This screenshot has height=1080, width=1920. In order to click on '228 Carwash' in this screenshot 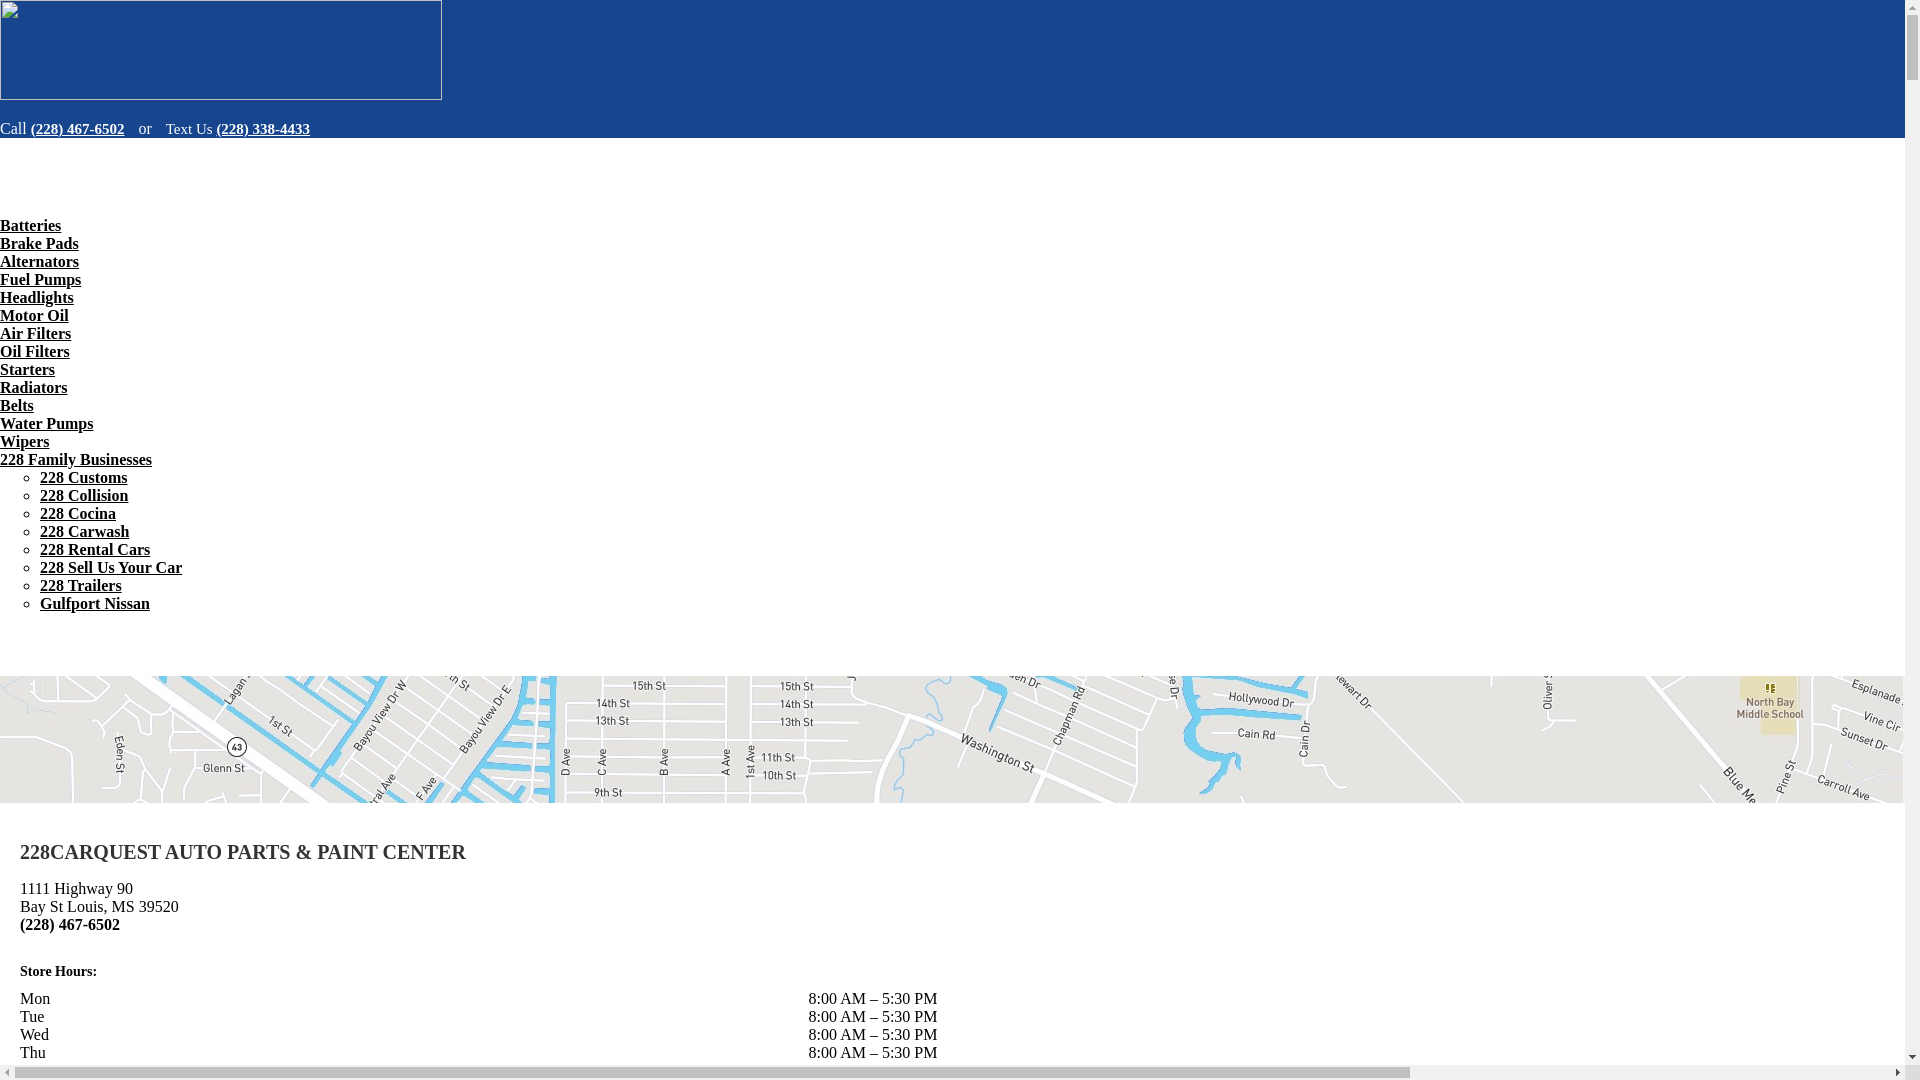, I will do `click(83, 530)`.